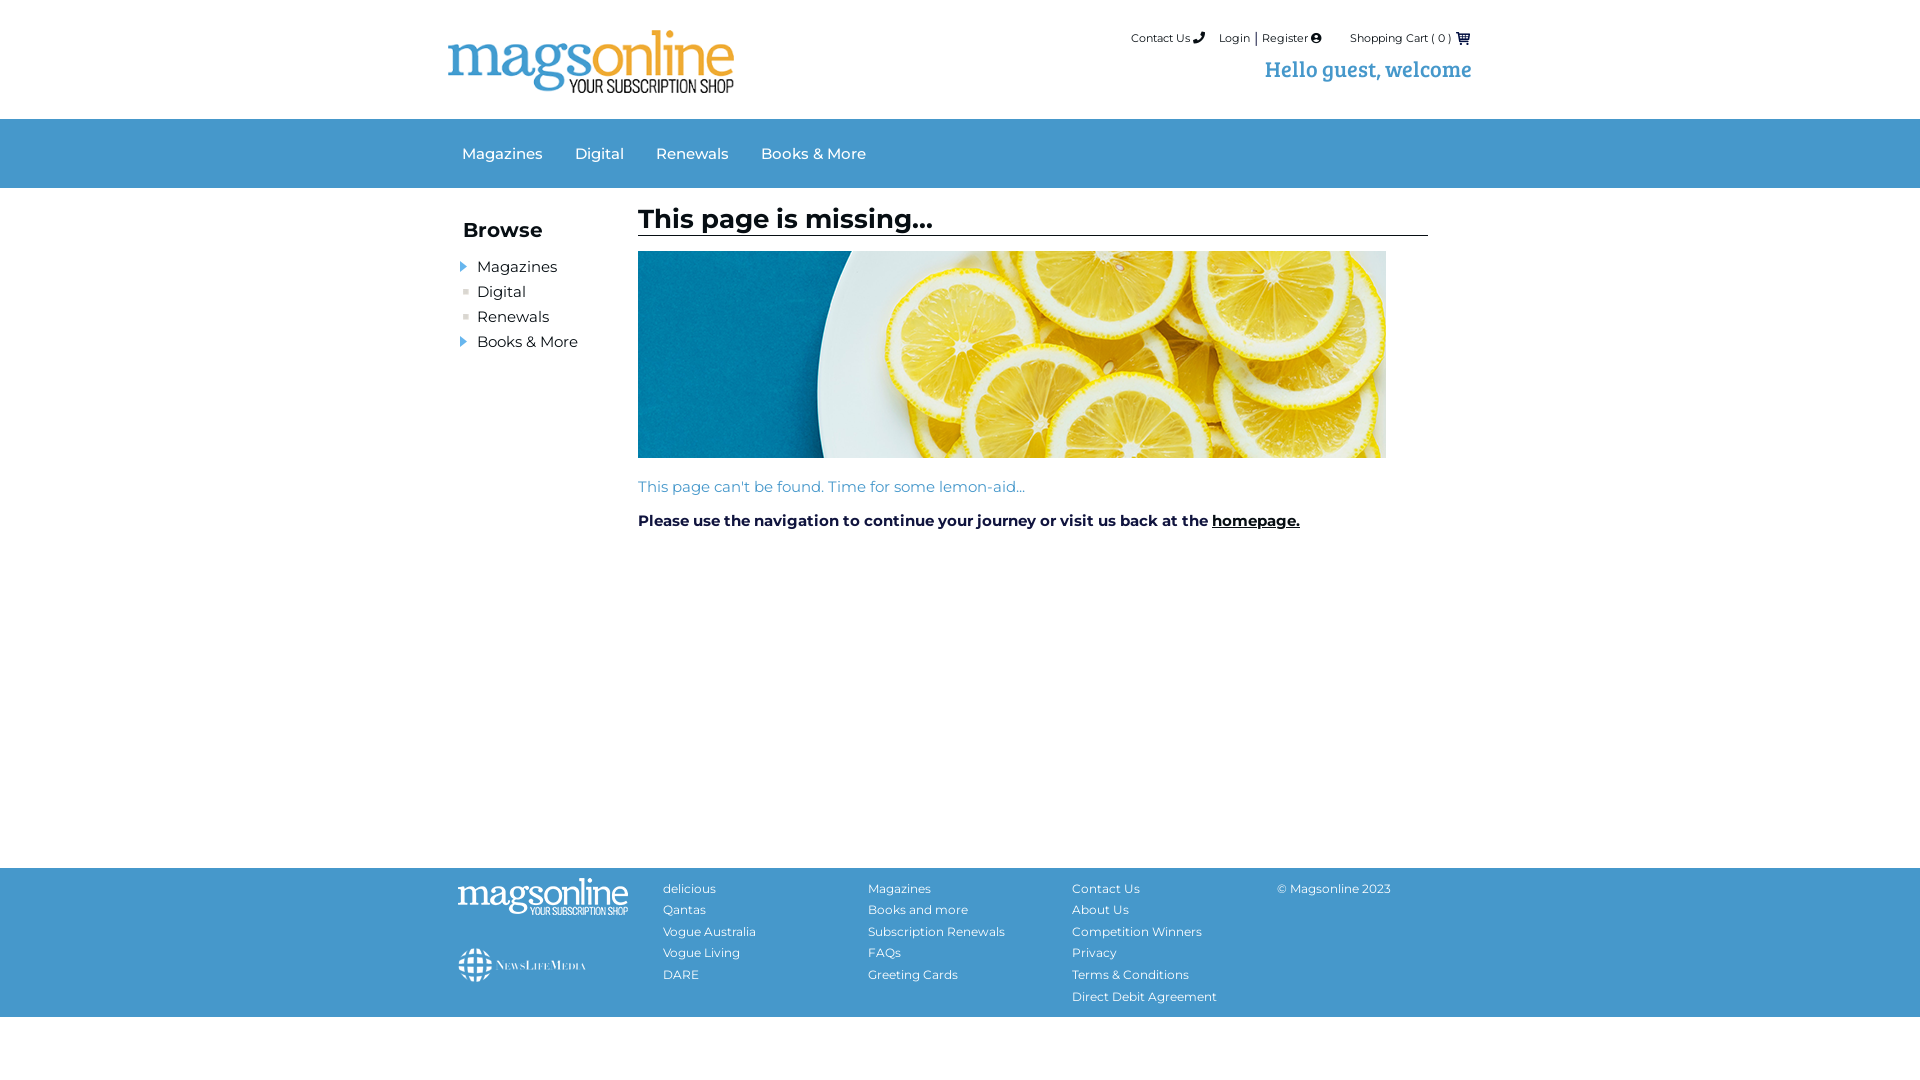  I want to click on 'Direct Debit Agreement', so click(1144, 996).